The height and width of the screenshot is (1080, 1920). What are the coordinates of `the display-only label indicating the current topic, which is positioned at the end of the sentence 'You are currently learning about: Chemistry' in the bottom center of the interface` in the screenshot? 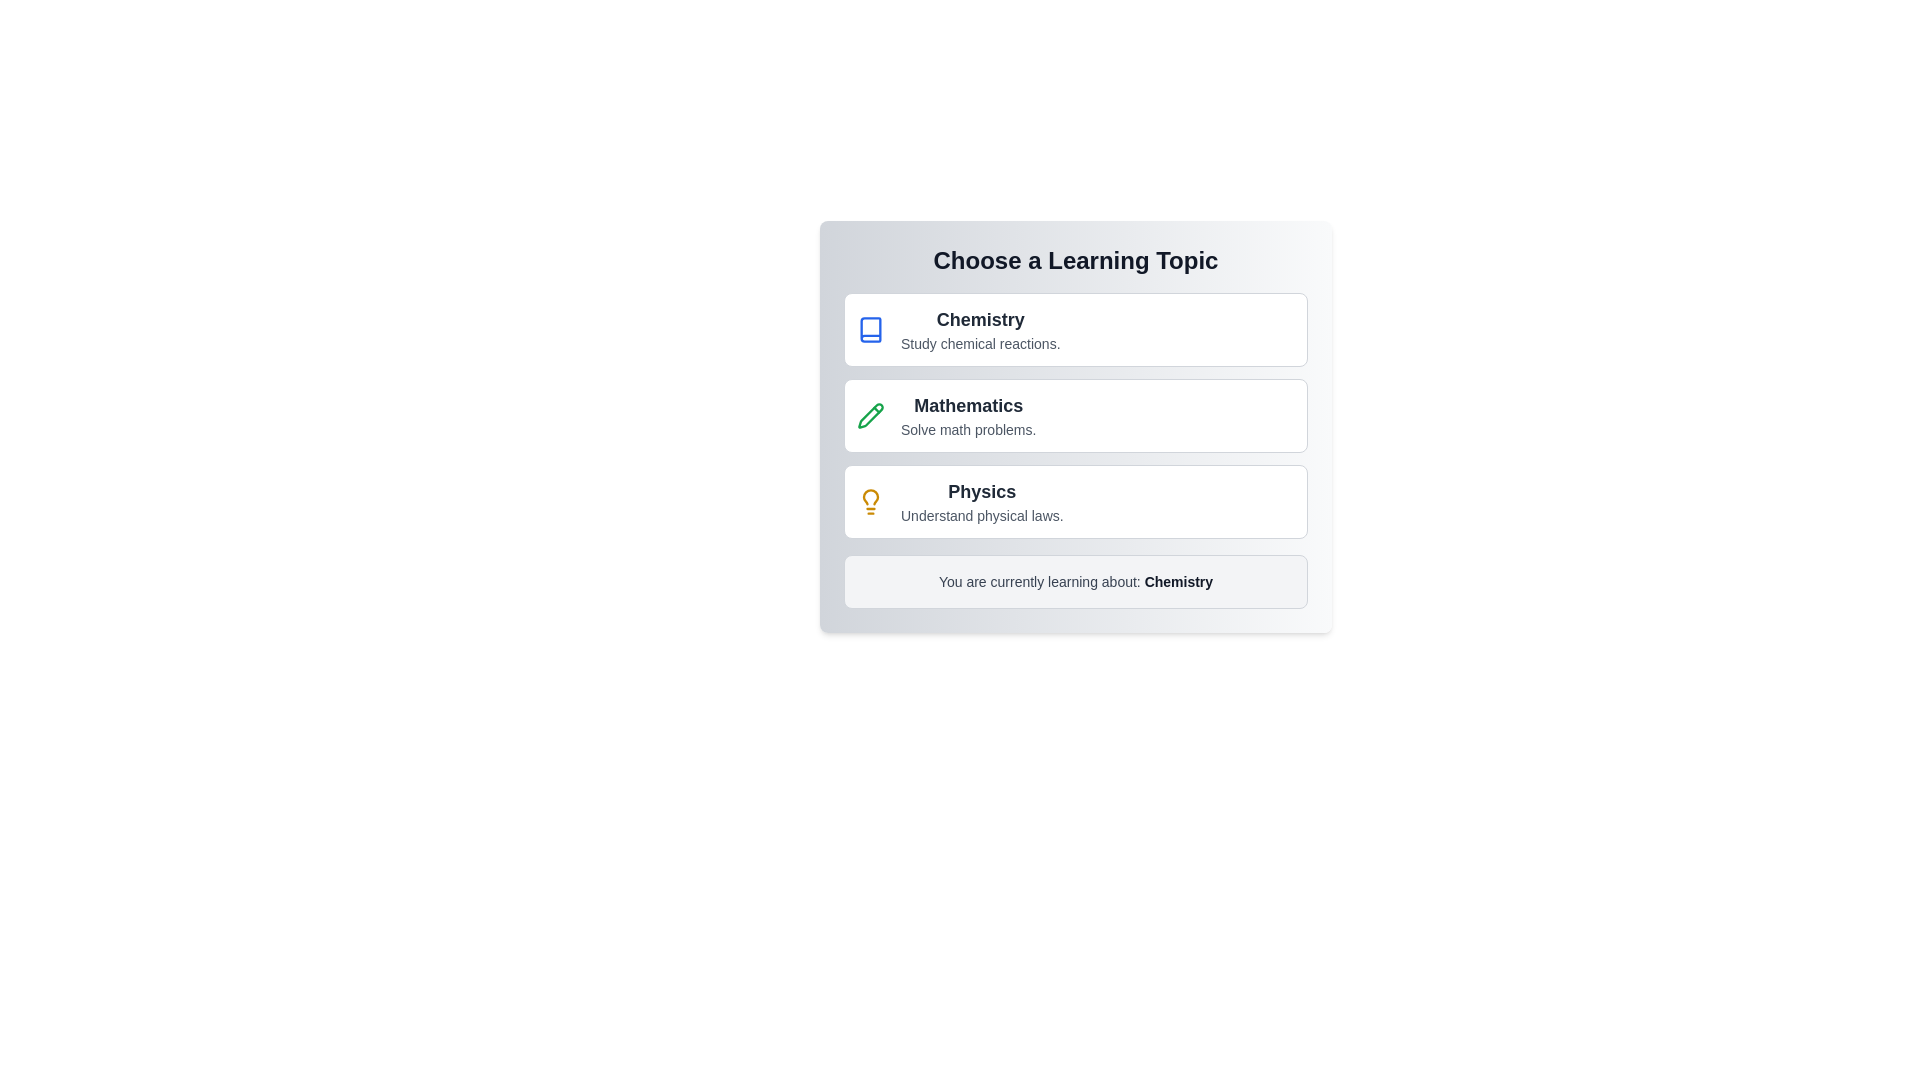 It's located at (1178, 582).